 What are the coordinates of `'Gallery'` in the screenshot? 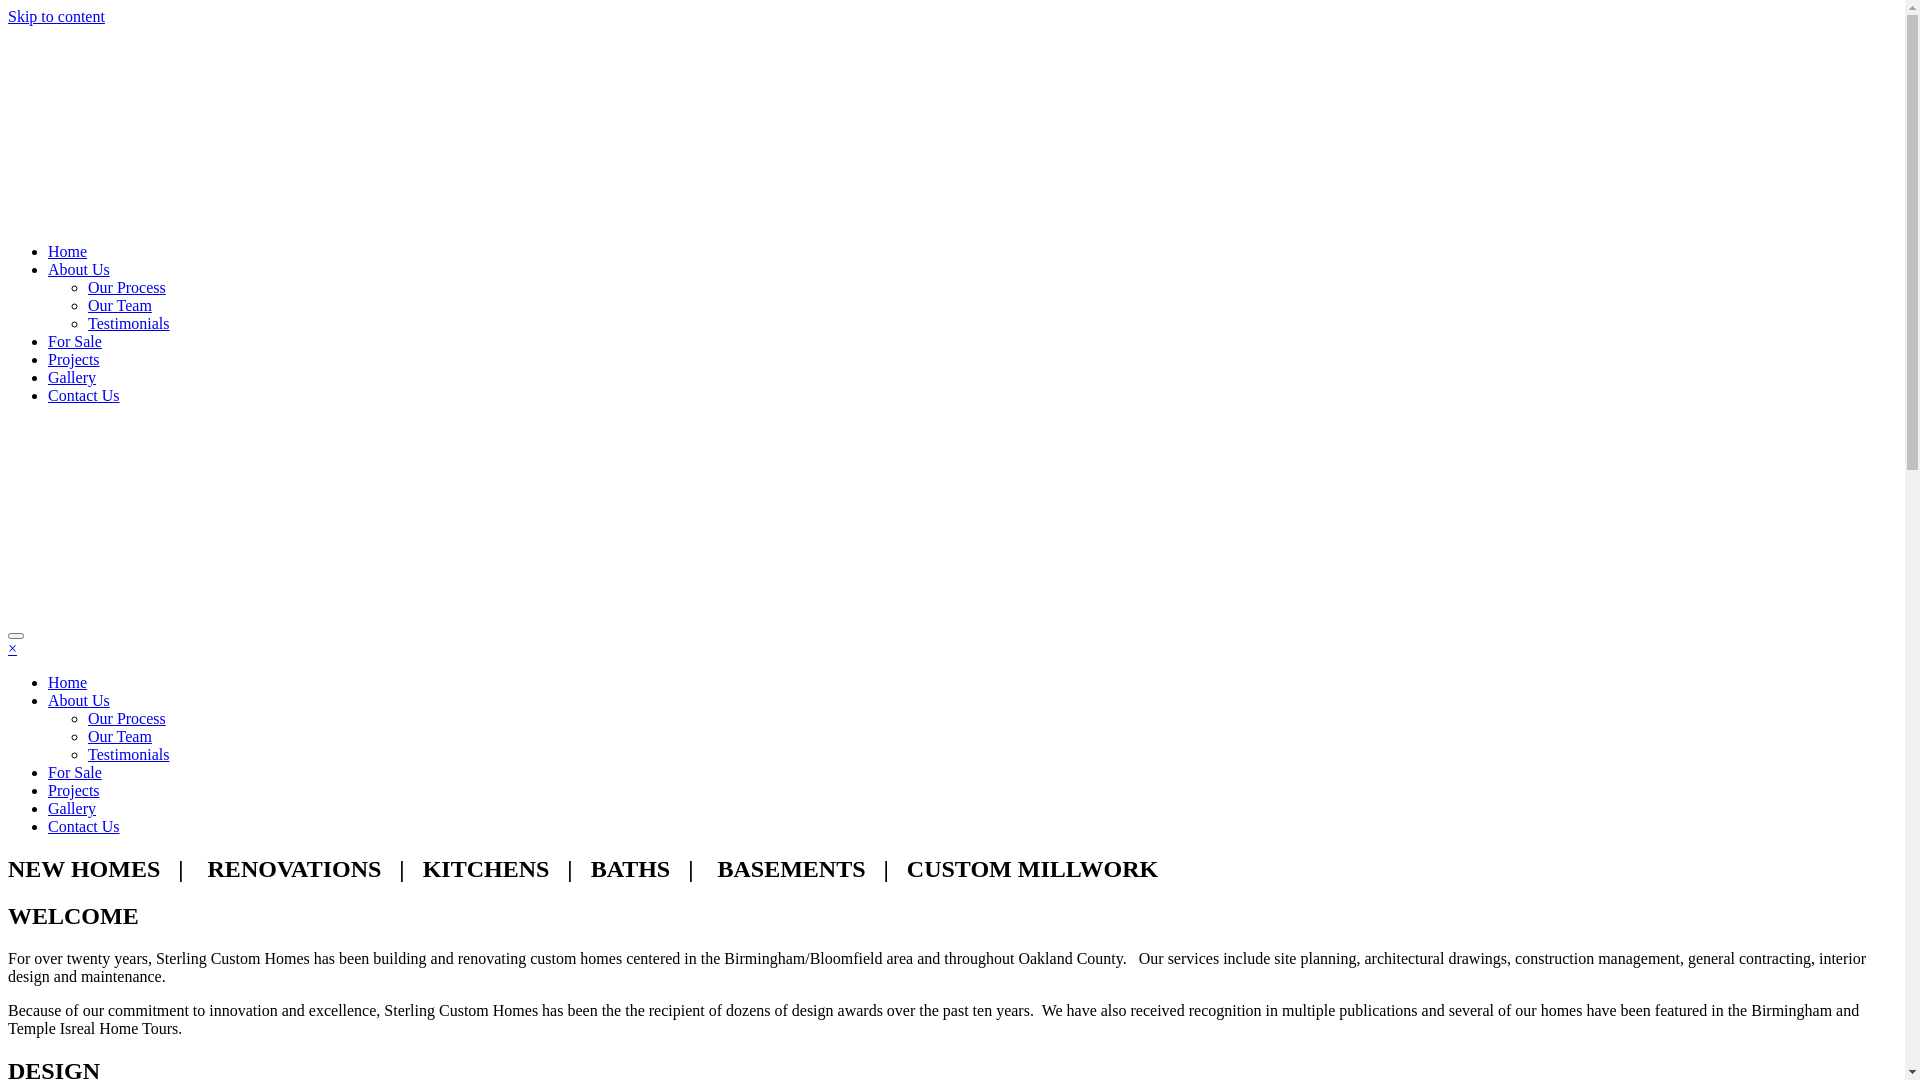 It's located at (72, 377).